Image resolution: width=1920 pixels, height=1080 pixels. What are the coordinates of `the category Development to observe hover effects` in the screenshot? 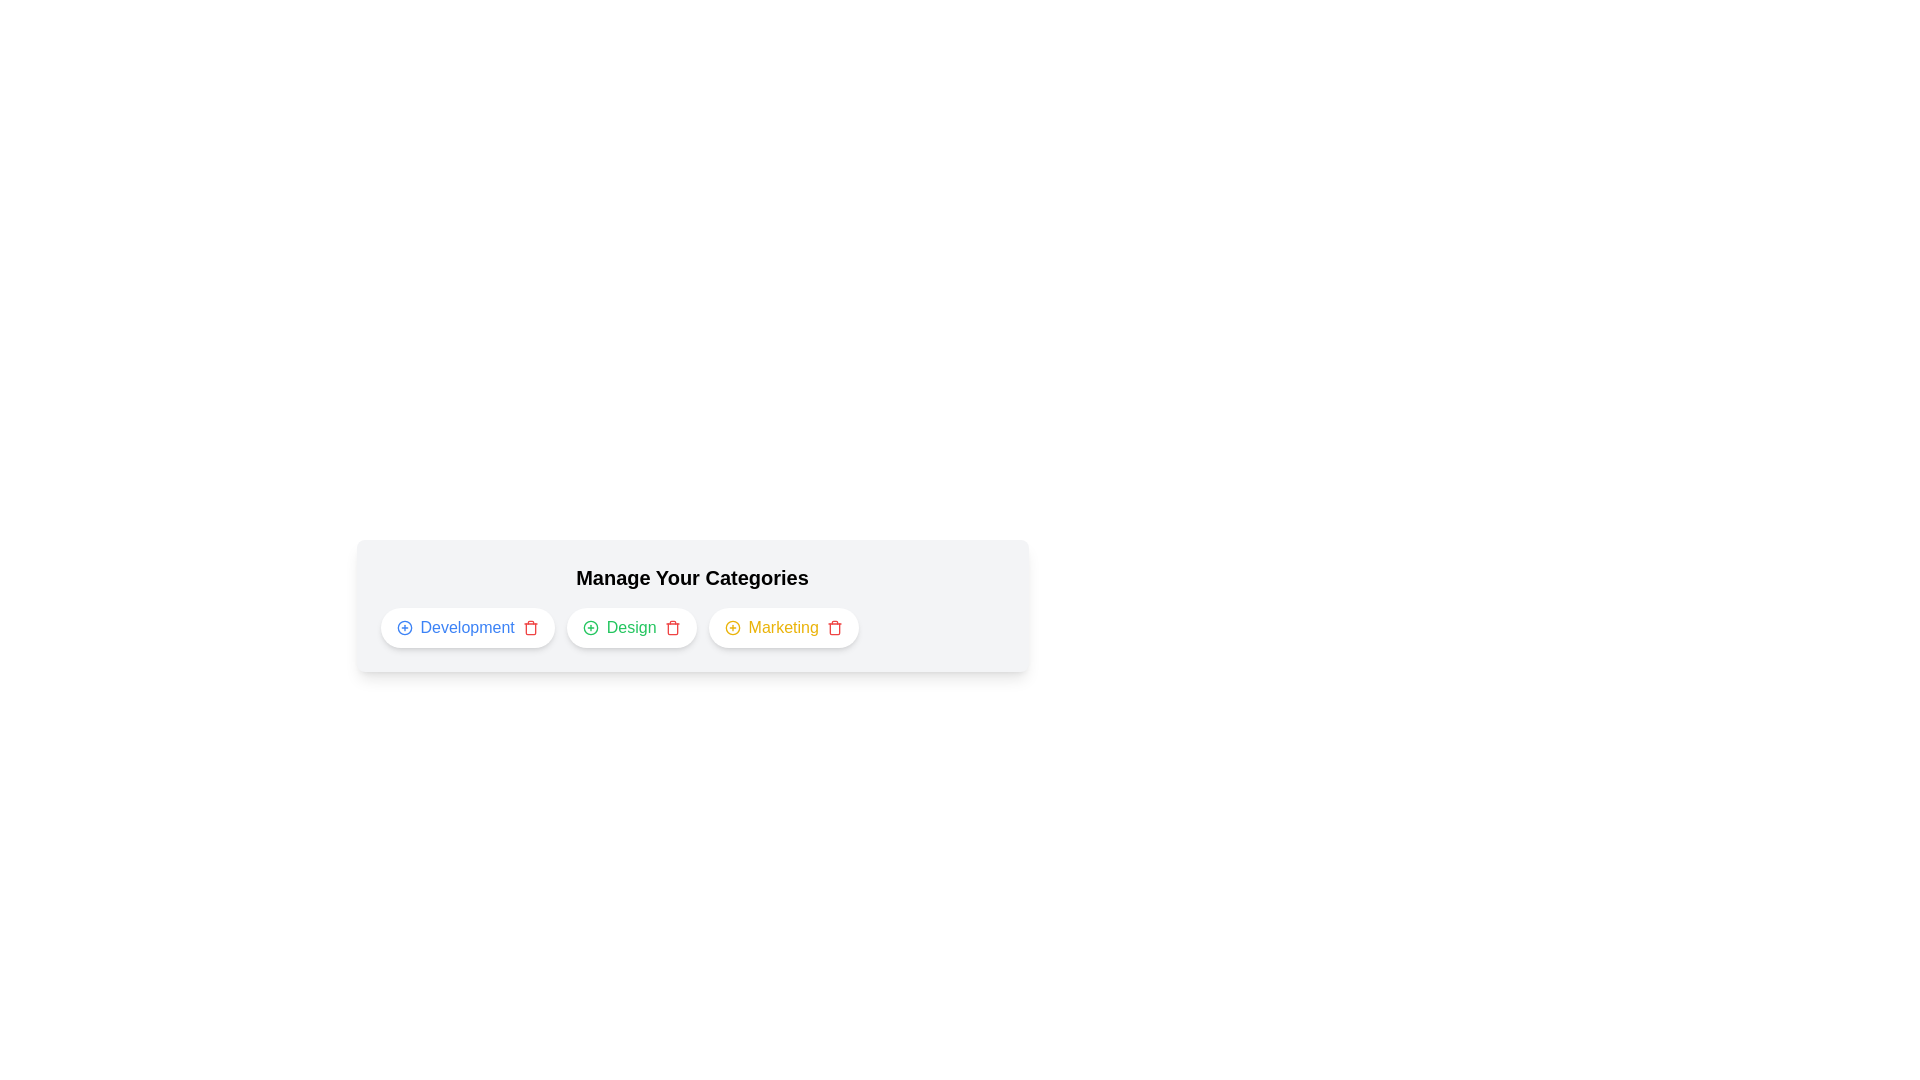 It's located at (466, 627).